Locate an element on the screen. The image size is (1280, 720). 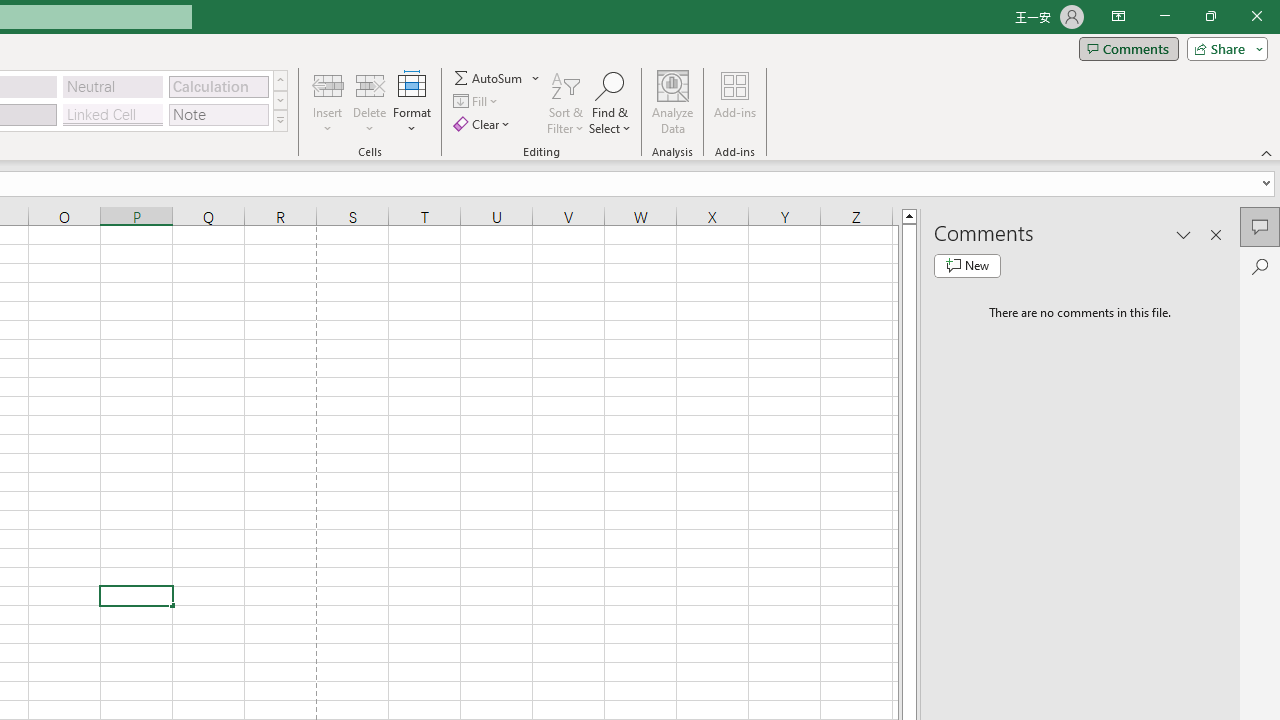
'Delete' is located at coordinates (369, 103).